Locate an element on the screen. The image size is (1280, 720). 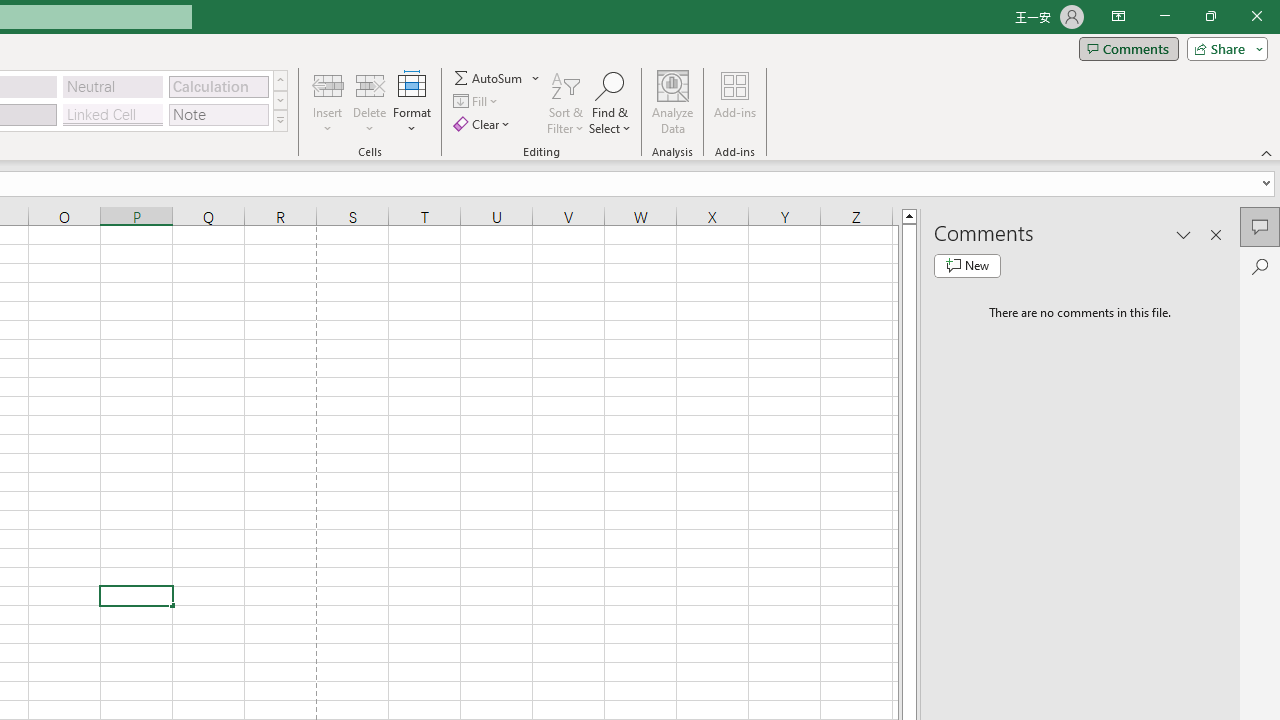
'Delete' is located at coordinates (369, 103).